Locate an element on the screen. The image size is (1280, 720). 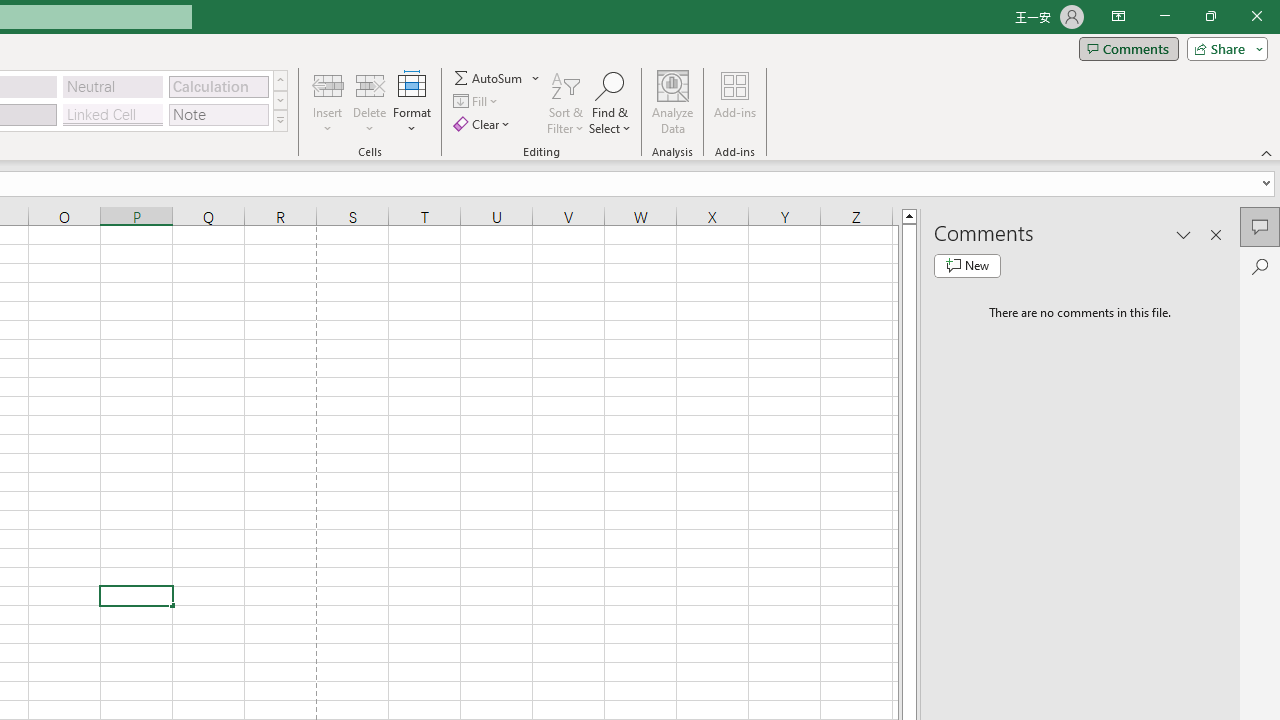
'Delete' is located at coordinates (369, 103).